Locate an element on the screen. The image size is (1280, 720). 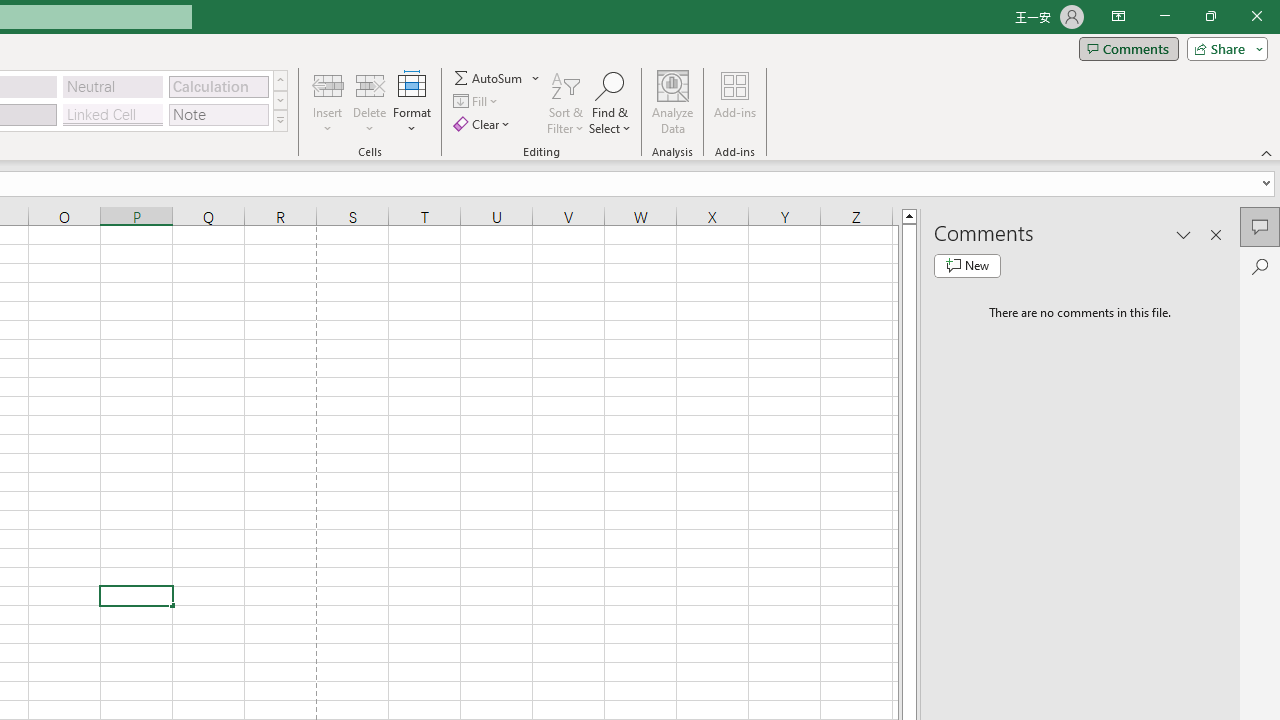
'Delete' is located at coordinates (369, 103).